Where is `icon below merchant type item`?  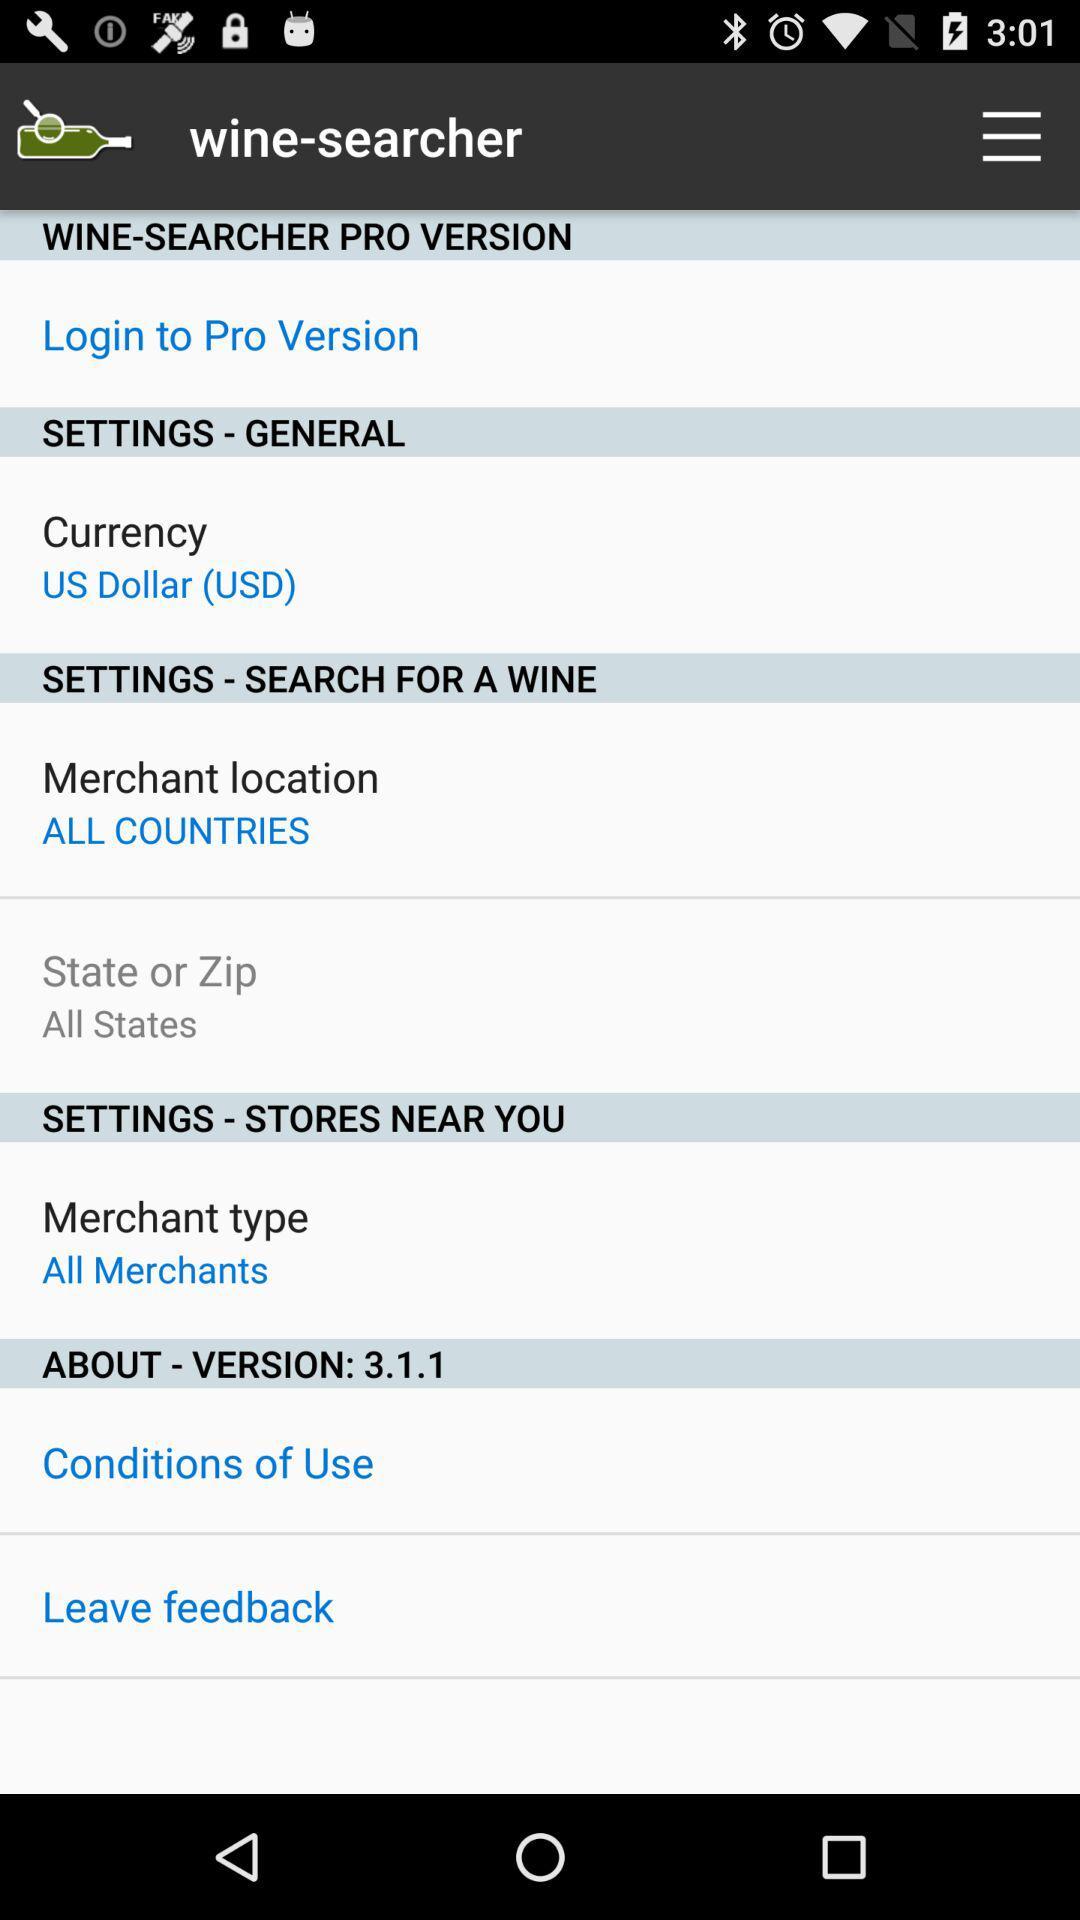 icon below merchant type item is located at coordinates (154, 1267).